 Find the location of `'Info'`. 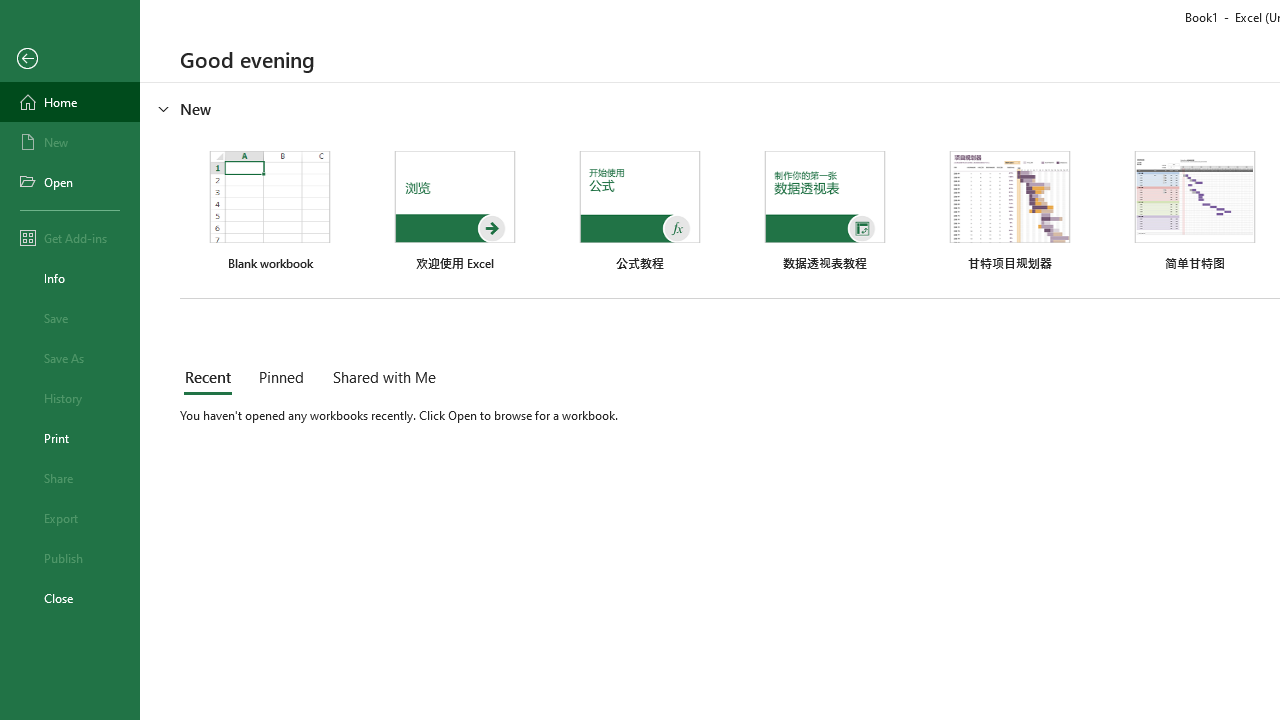

'Info' is located at coordinates (69, 277).